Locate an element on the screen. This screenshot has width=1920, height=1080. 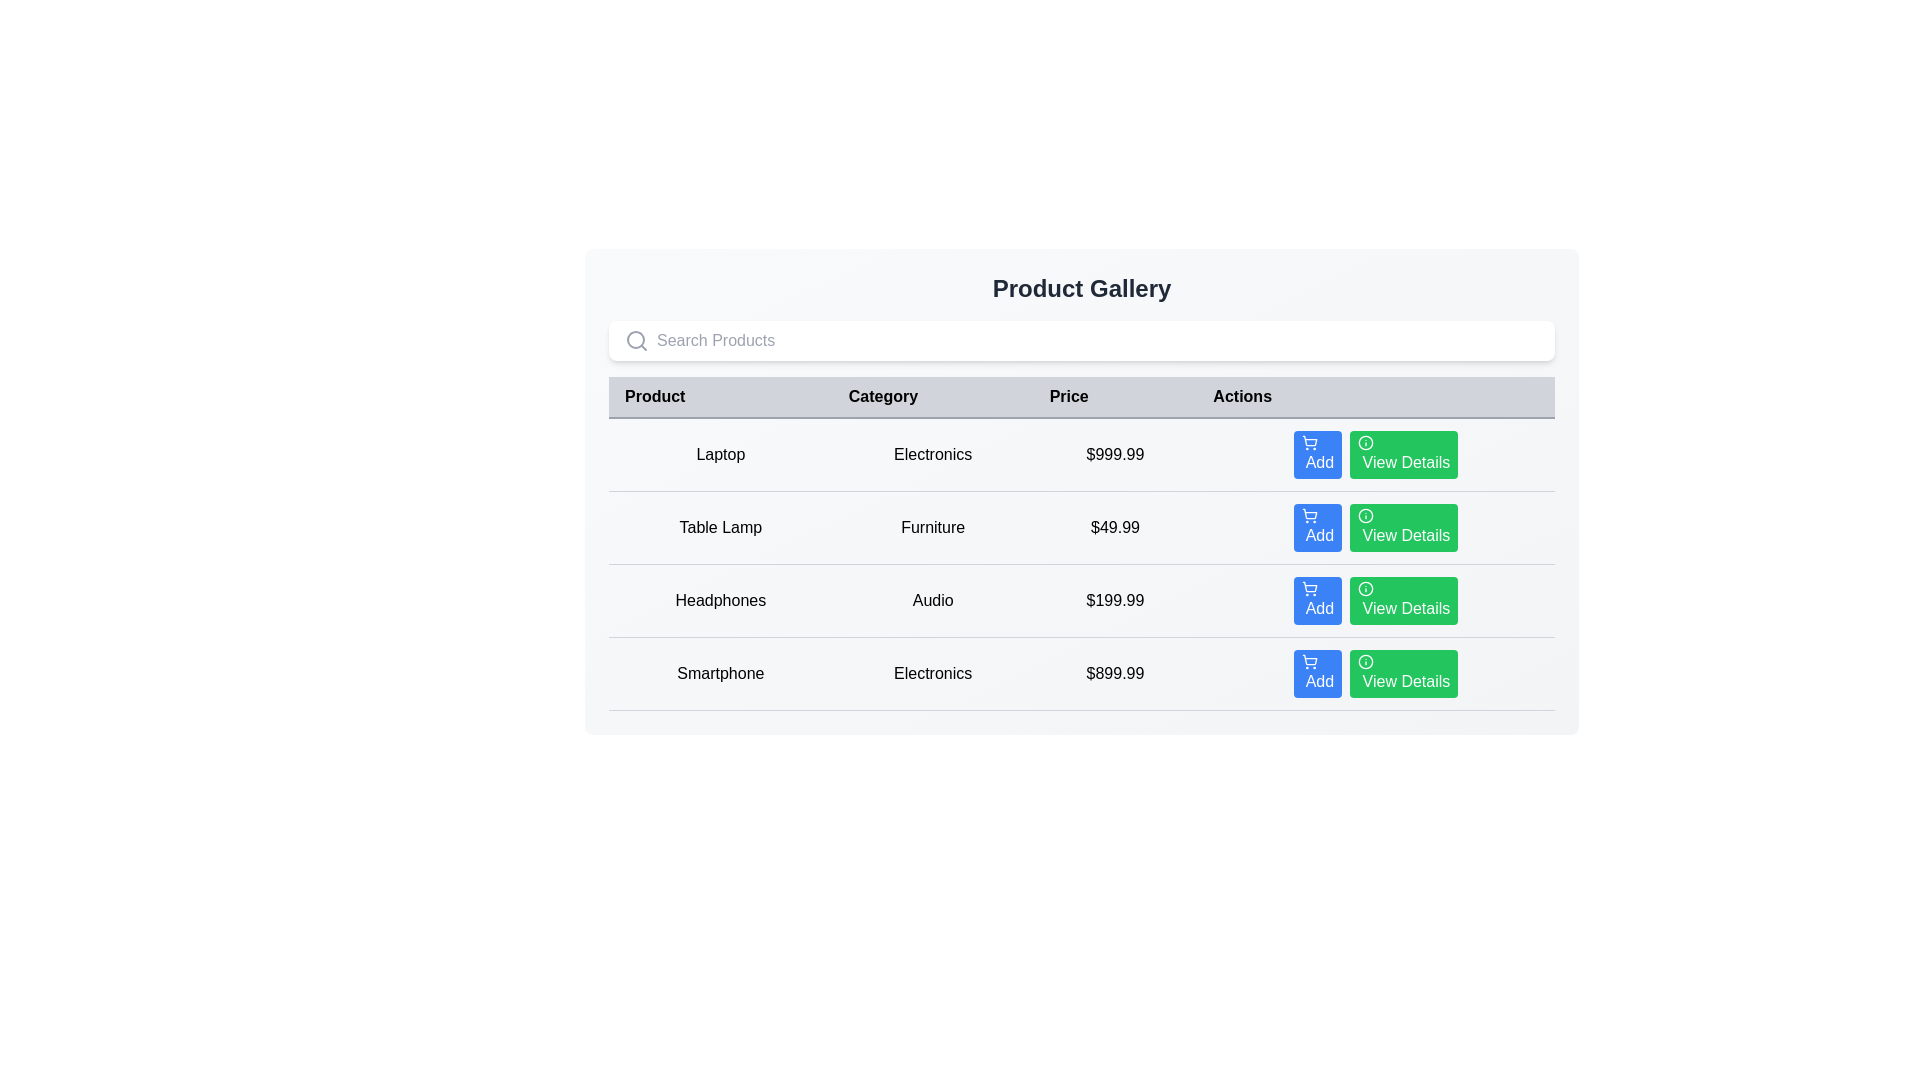
the shopping cart icon within the 'Actions' column next to the first row (product Laptop) of the product table is located at coordinates (1310, 439).